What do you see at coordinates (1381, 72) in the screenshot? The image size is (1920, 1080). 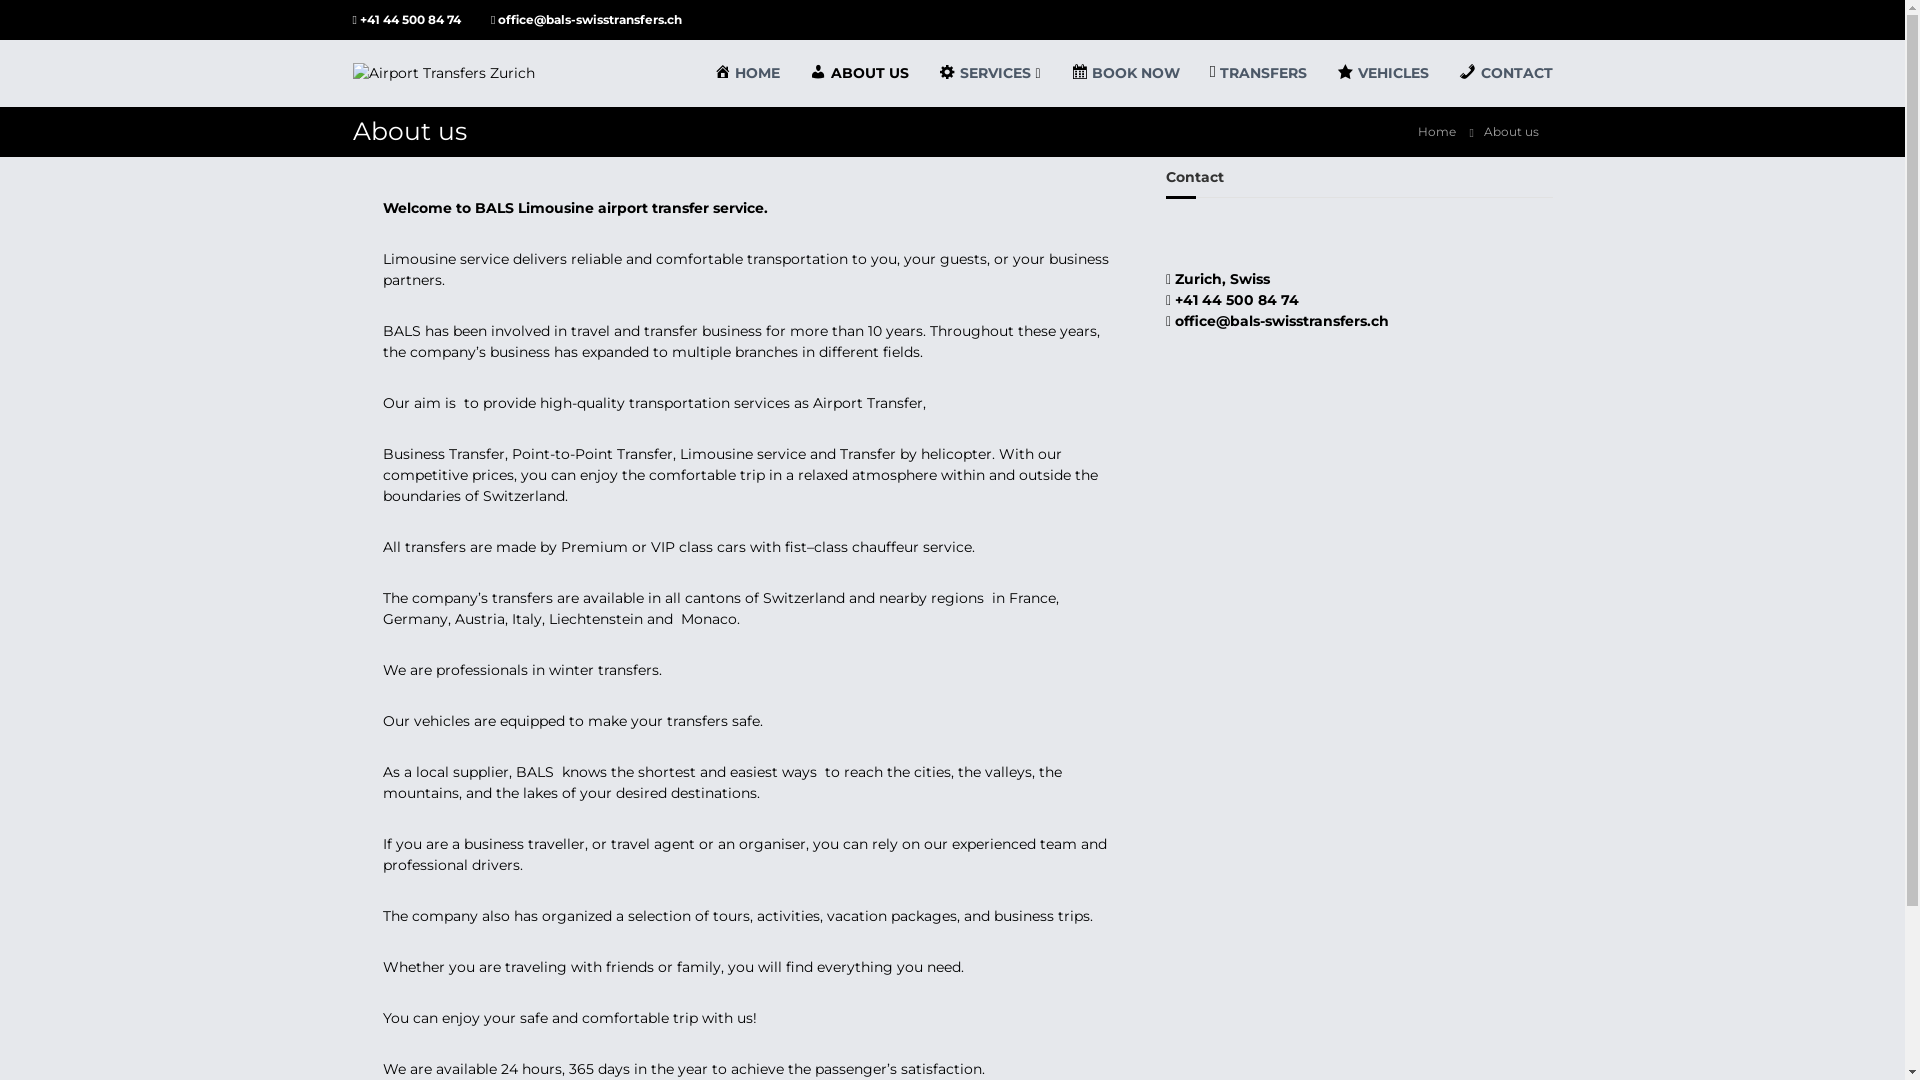 I see `'VEHICLES'` at bounding box center [1381, 72].